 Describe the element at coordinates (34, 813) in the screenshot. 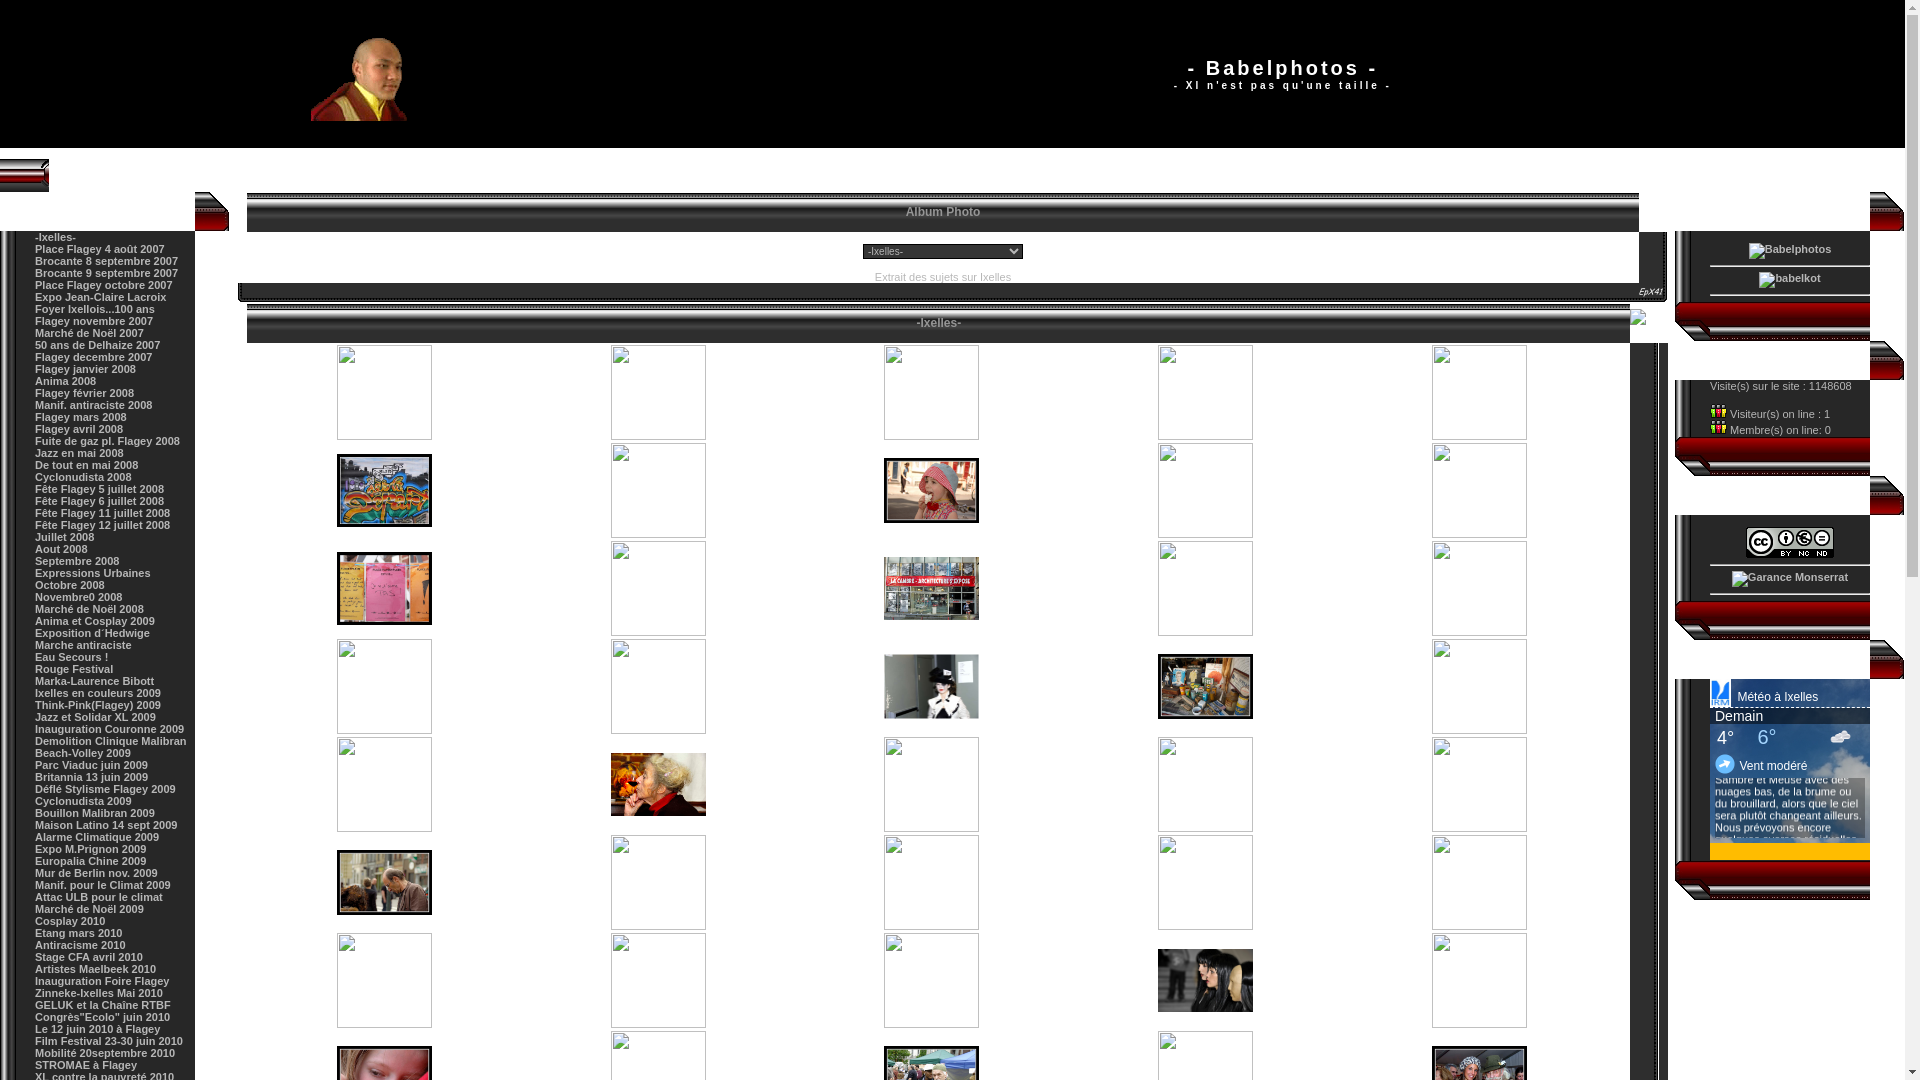

I see `'Bouillon Malibran 2009'` at that location.